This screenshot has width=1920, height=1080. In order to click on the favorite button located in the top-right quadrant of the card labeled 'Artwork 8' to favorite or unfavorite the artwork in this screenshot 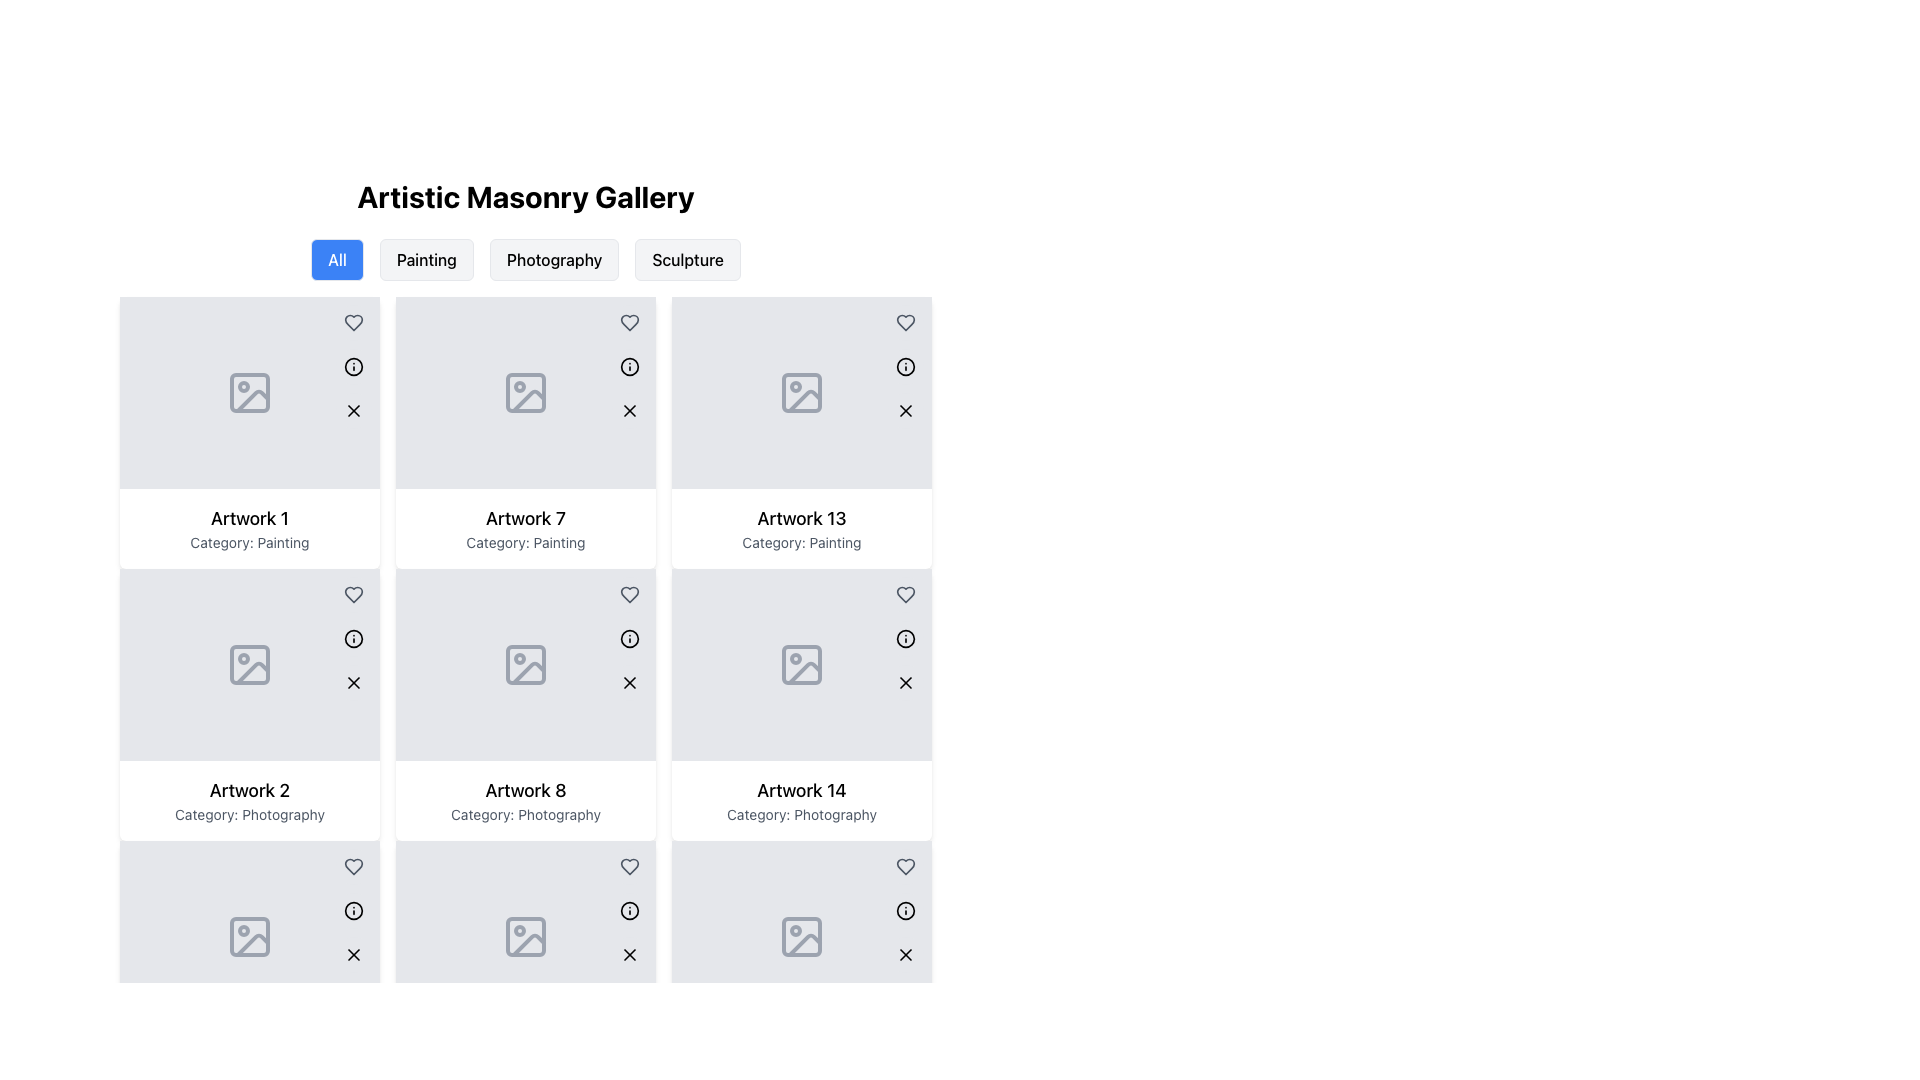, I will do `click(628, 866)`.